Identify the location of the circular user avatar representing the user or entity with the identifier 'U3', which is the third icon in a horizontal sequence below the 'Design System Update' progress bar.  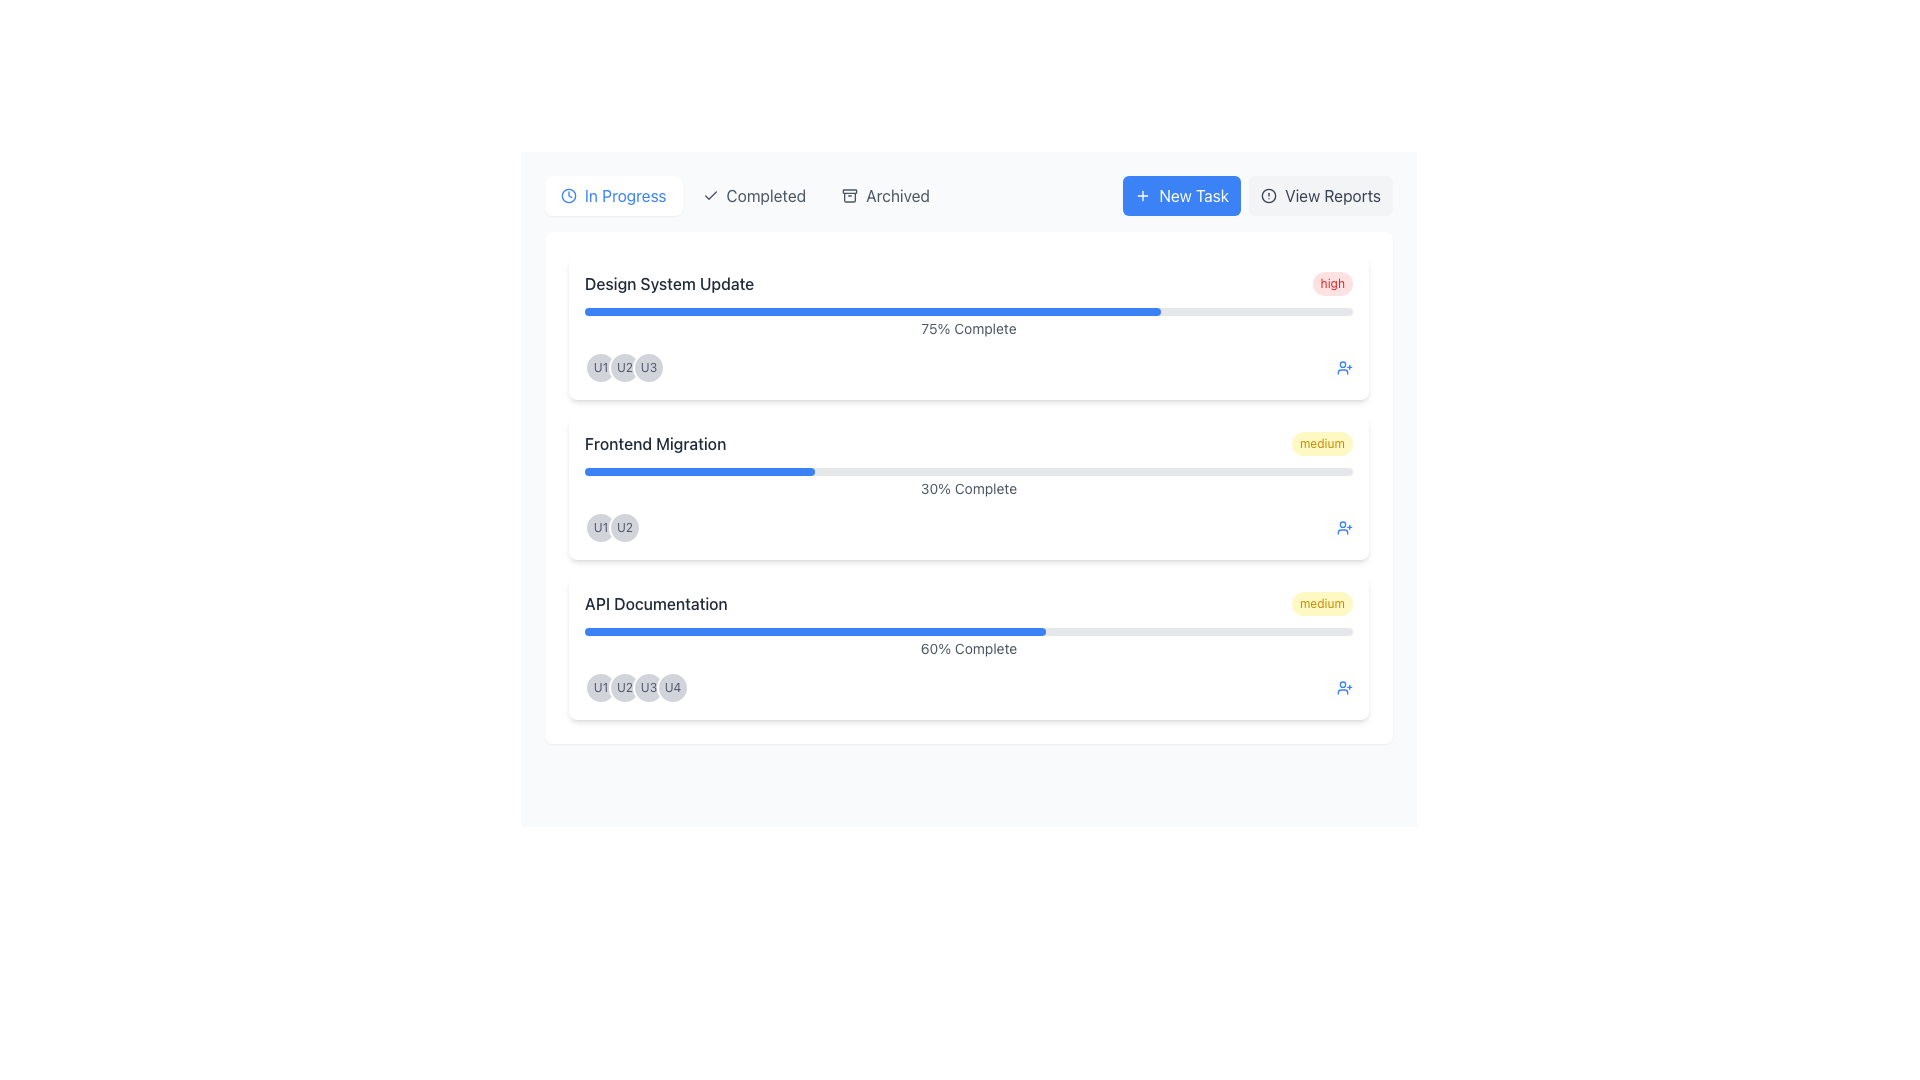
(648, 367).